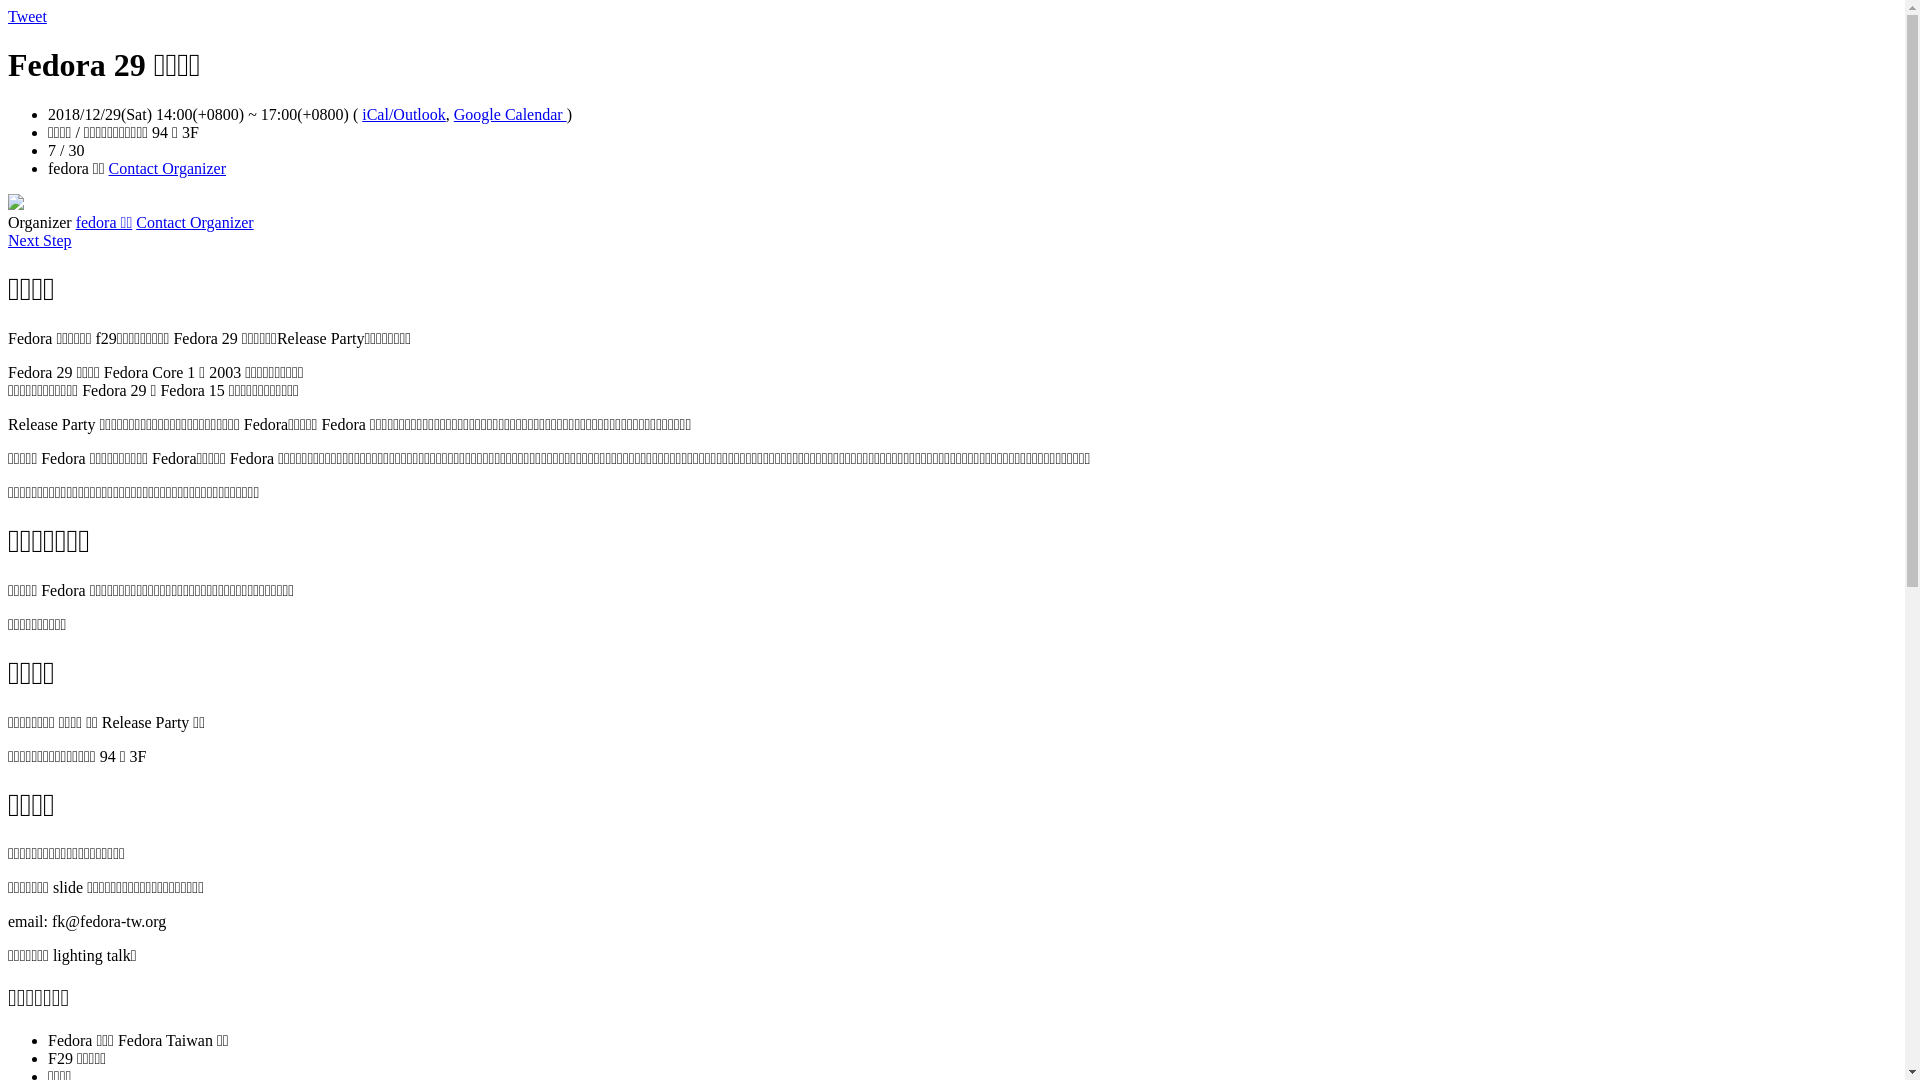 This screenshot has height=1080, width=1920. I want to click on 'iCal/Outlook', so click(402, 114).